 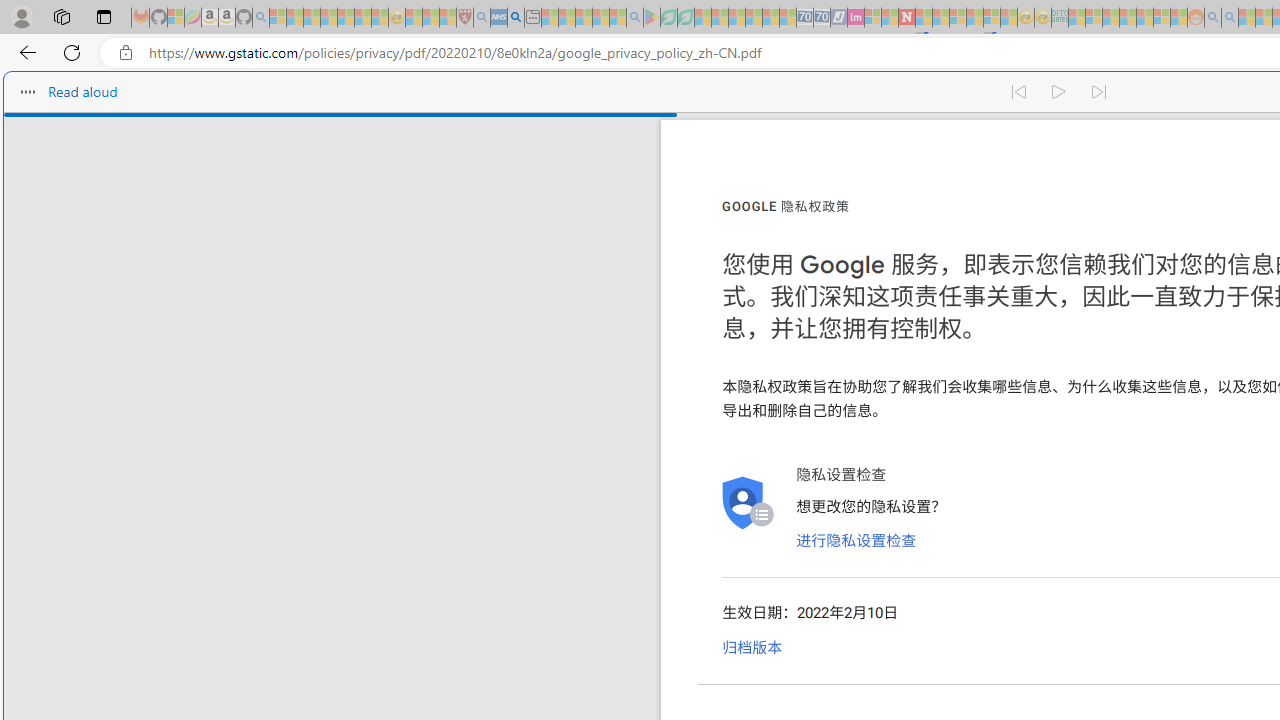 I want to click on 'Read previous paragraph', so click(x=1018, y=92).